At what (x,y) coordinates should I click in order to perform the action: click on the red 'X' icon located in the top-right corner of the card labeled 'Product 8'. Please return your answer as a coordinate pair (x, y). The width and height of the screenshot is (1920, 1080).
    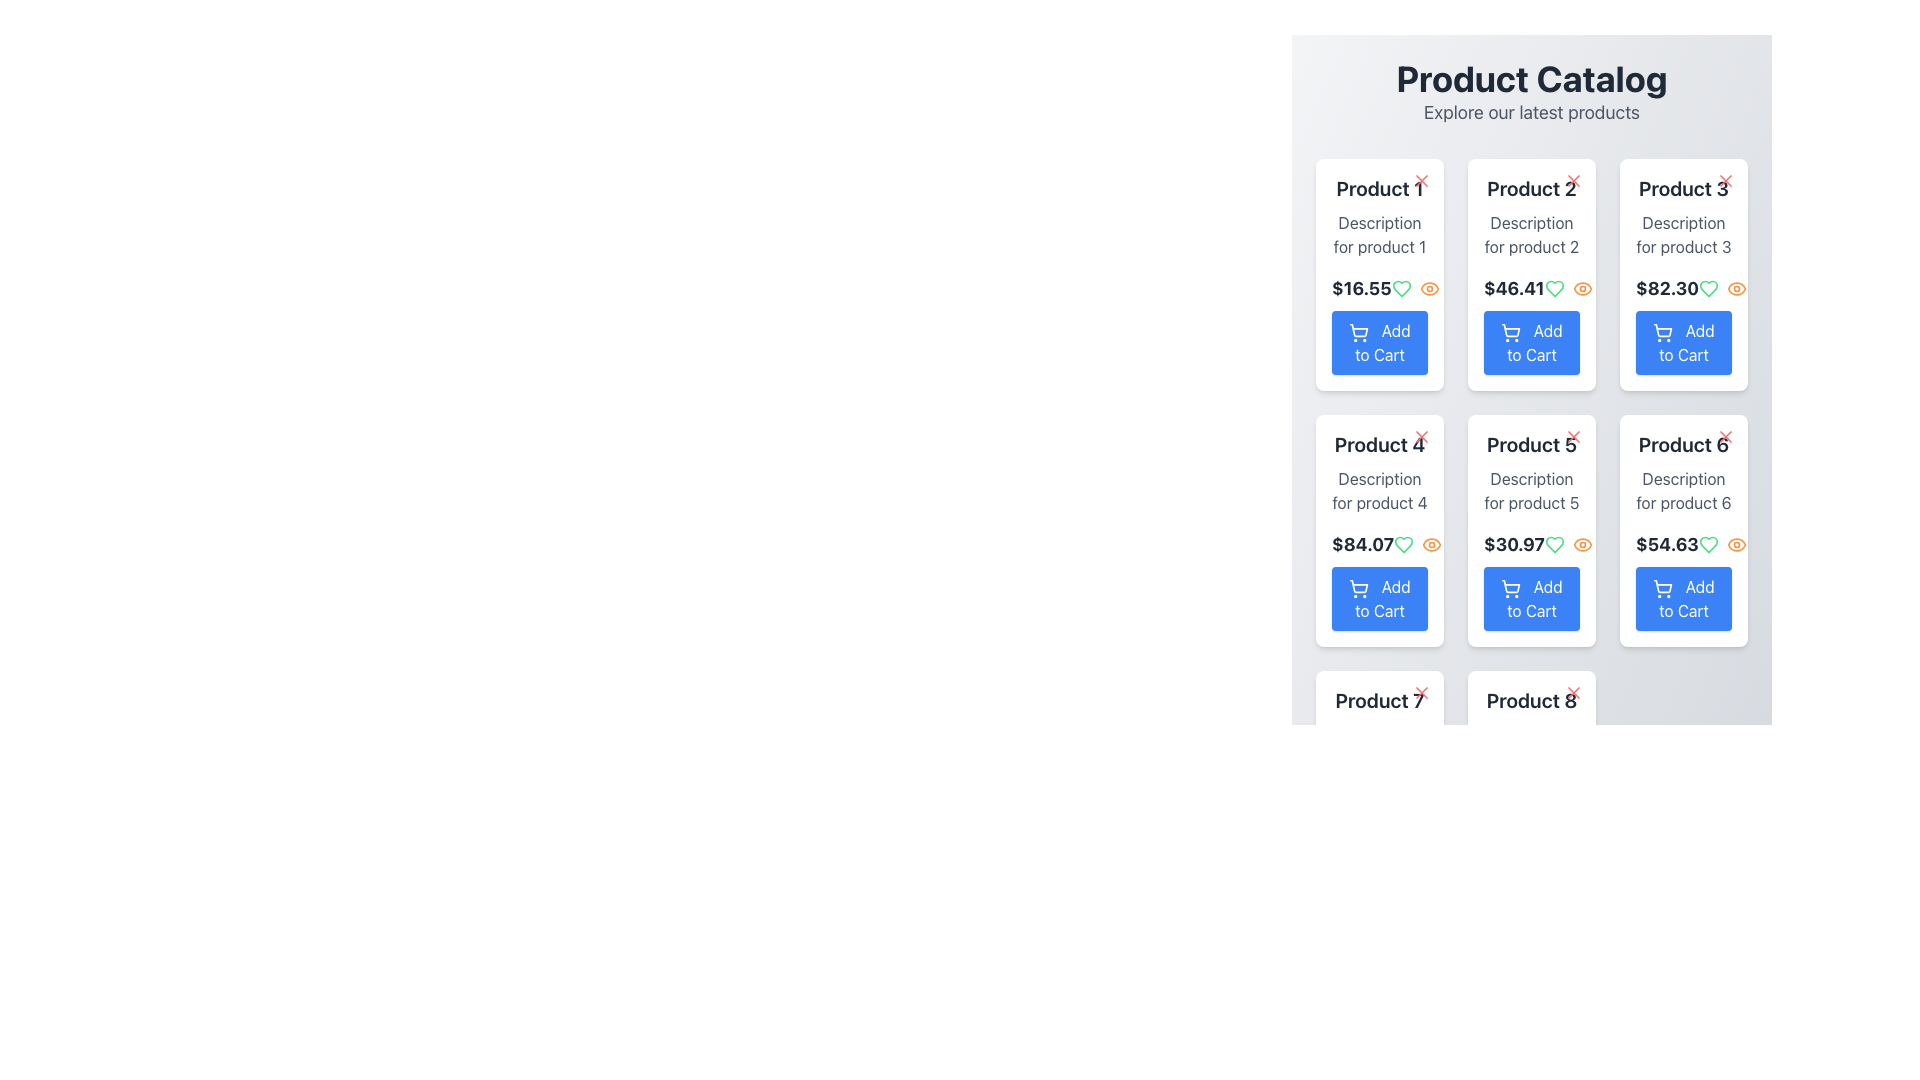
    Looking at the image, I should click on (1573, 692).